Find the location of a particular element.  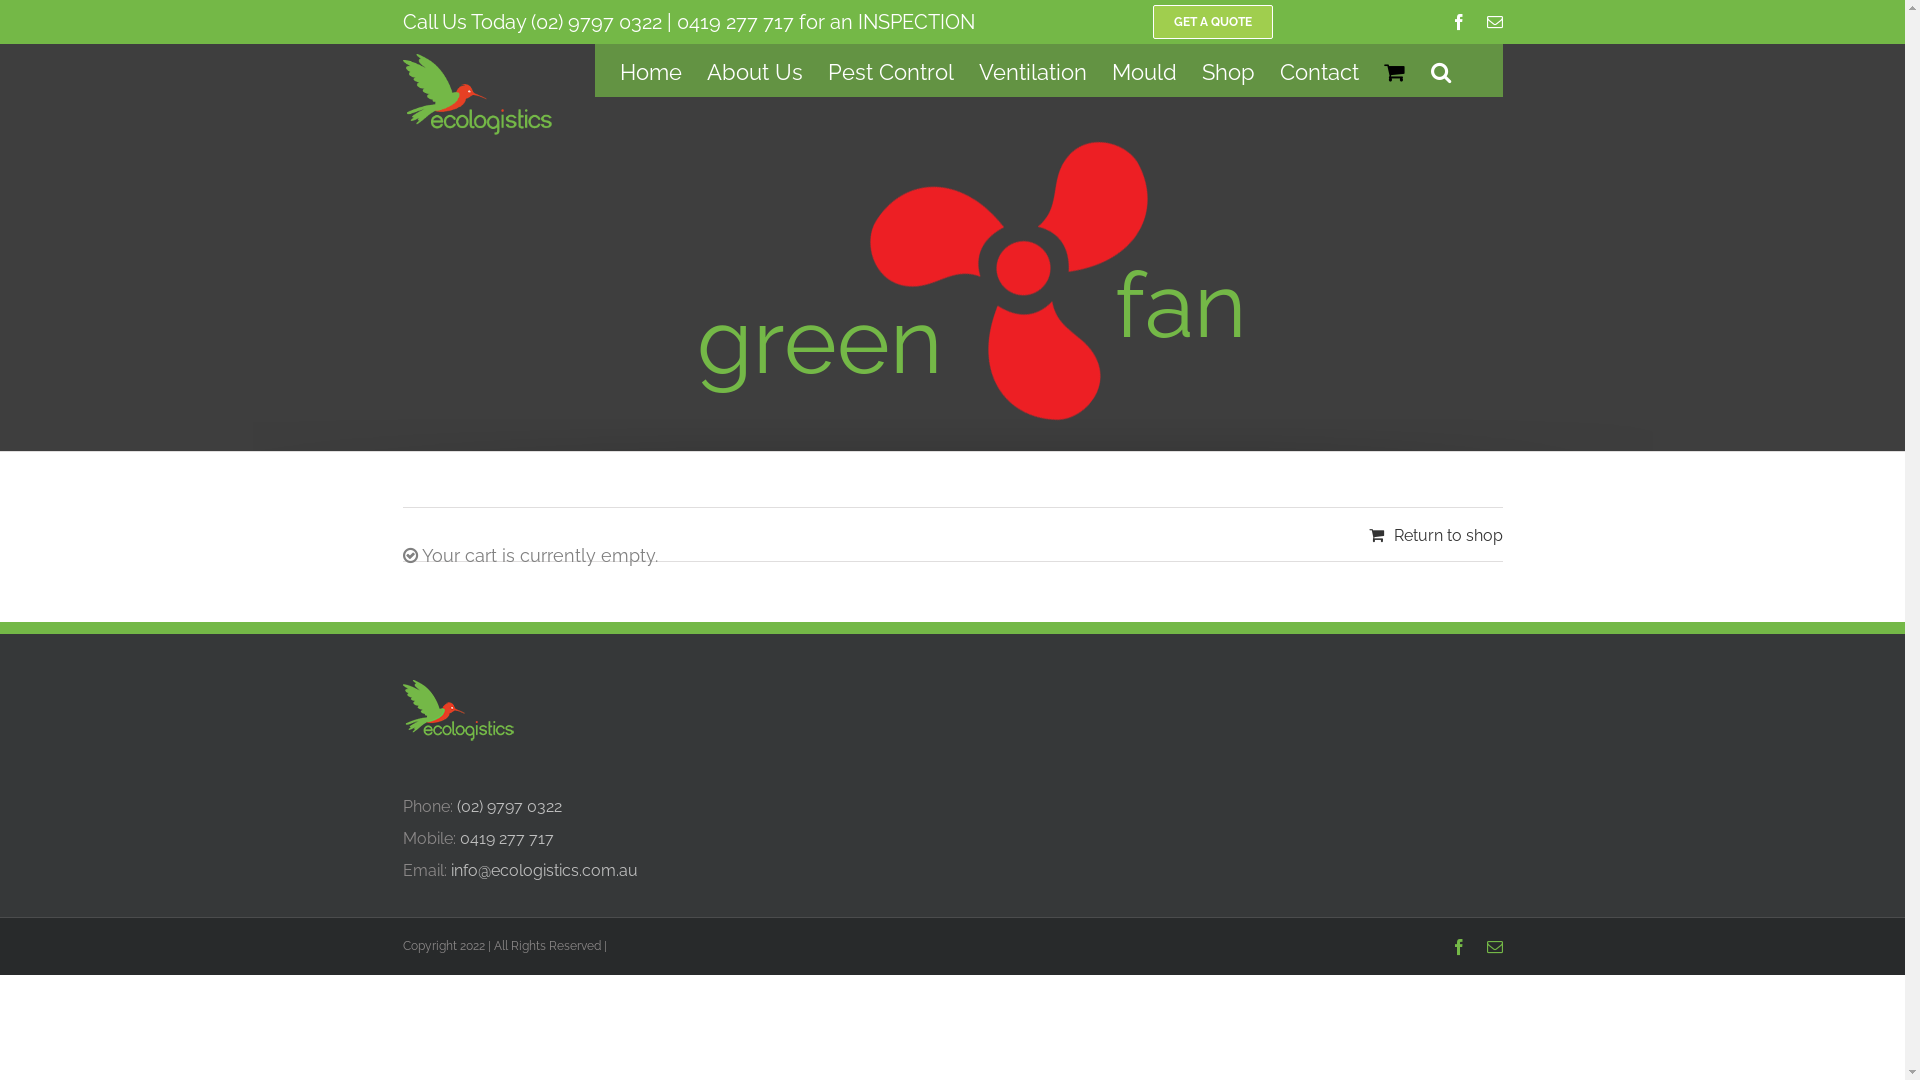

'Facebook' is located at coordinates (1458, 946).